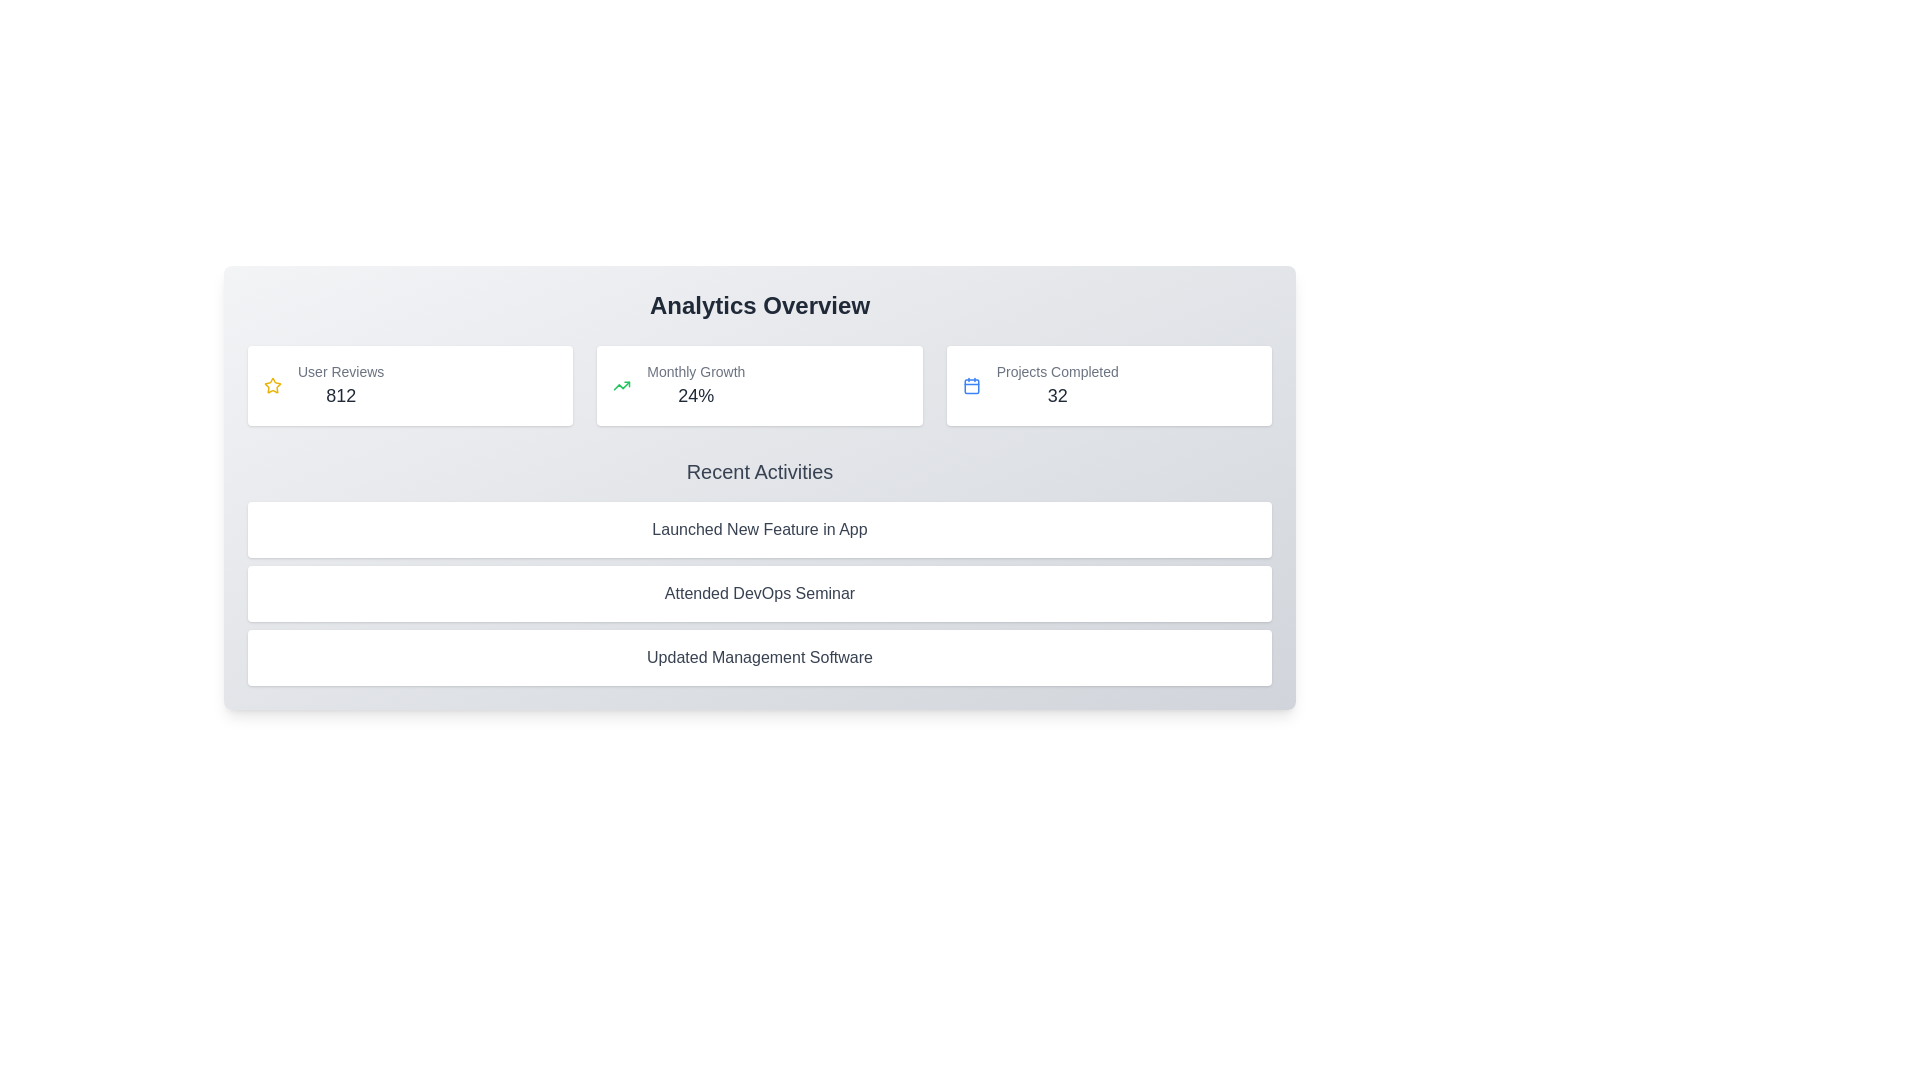 Image resolution: width=1920 pixels, height=1080 pixels. Describe the element at coordinates (272, 385) in the screenshot. I see `the star icon representing user ratings within the 'User Reviews' card, which is located in the top-left section of the interface` at that location.